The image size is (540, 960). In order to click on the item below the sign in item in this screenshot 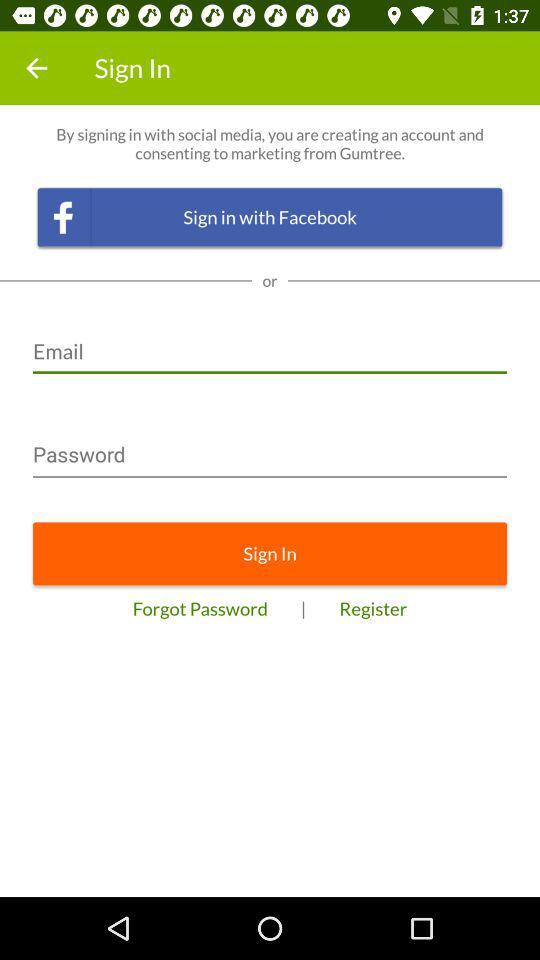, I will do `click(200, 607)`.